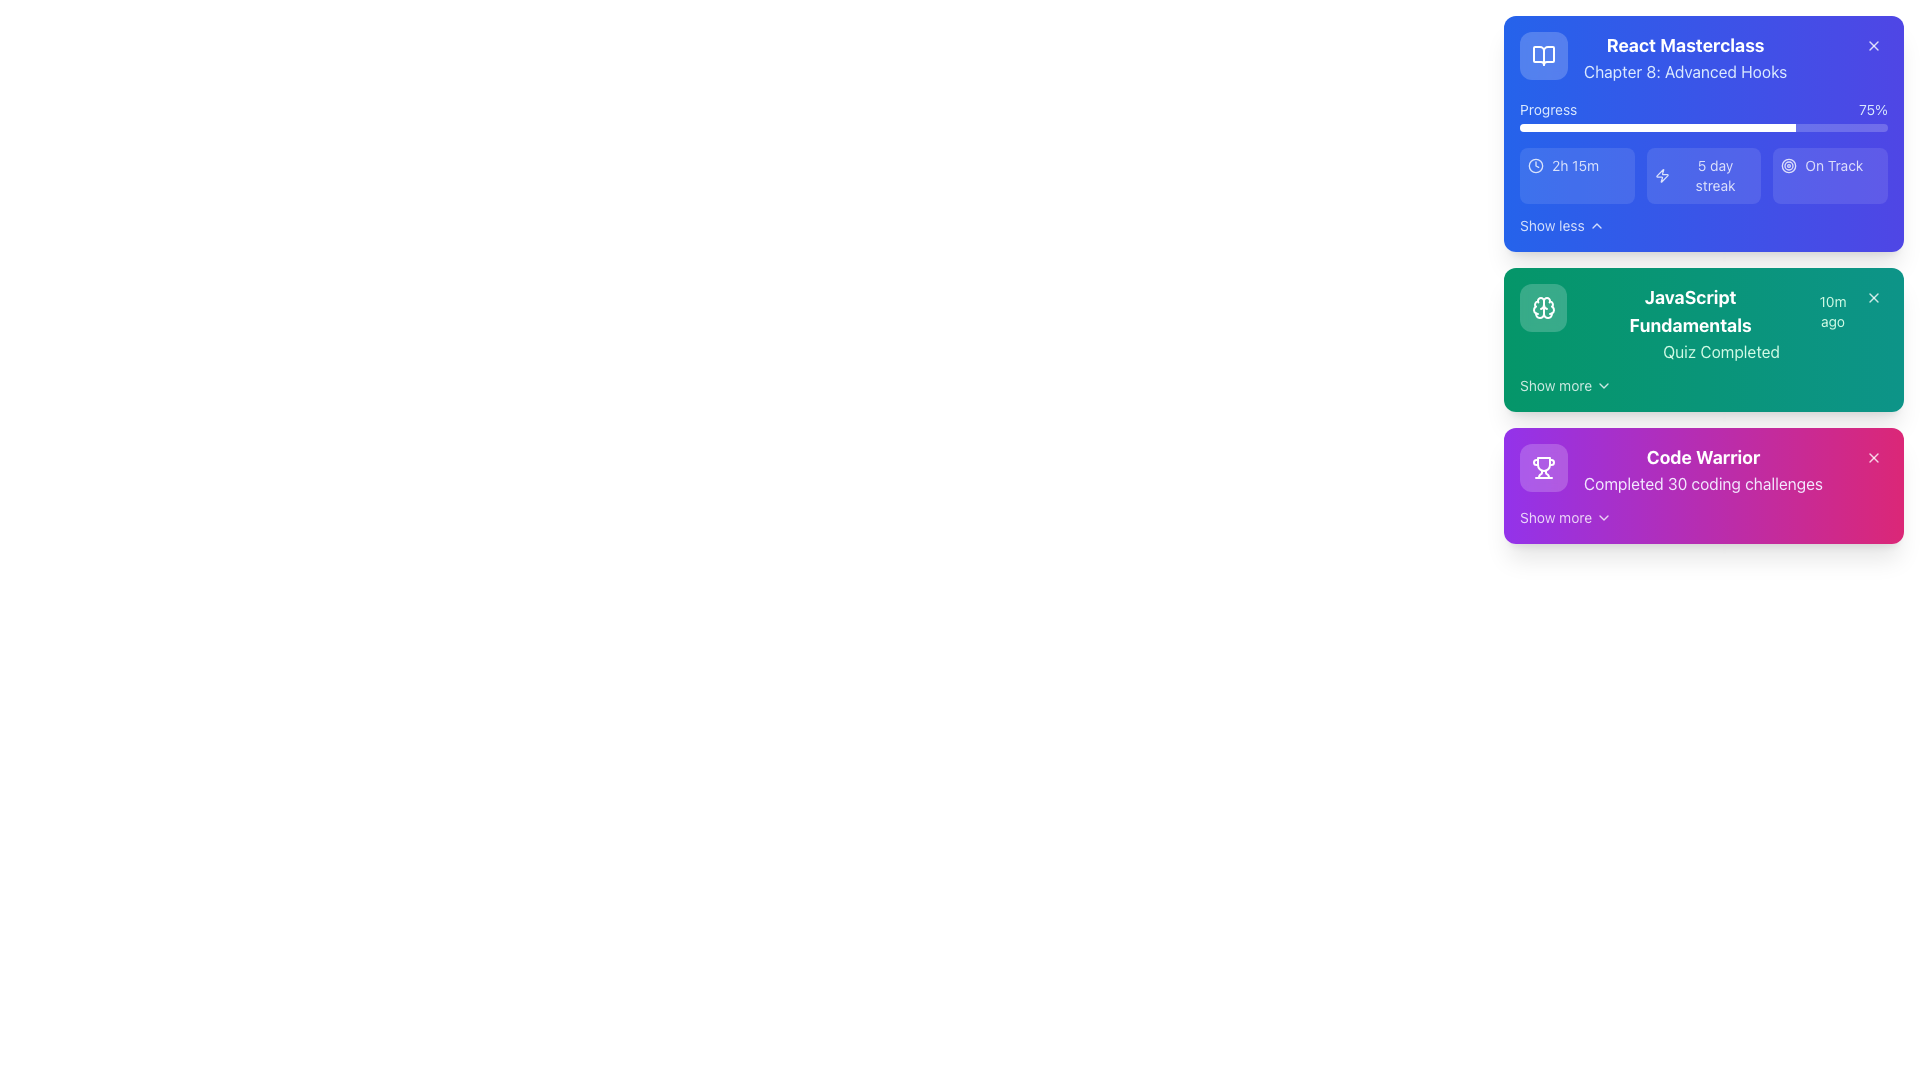 This screenshot has width=1920, height=1080. What do you see at coordinates (1703, 175) in the screenshot?
I see `the Composite information display, which contains items like '2h 15m', '5 day streak' with a lightning bolt icon, and 'On Track' with a target icon, located below the progress indicator in the 'React Masterclass' section` at bounding box center [1703, 175].